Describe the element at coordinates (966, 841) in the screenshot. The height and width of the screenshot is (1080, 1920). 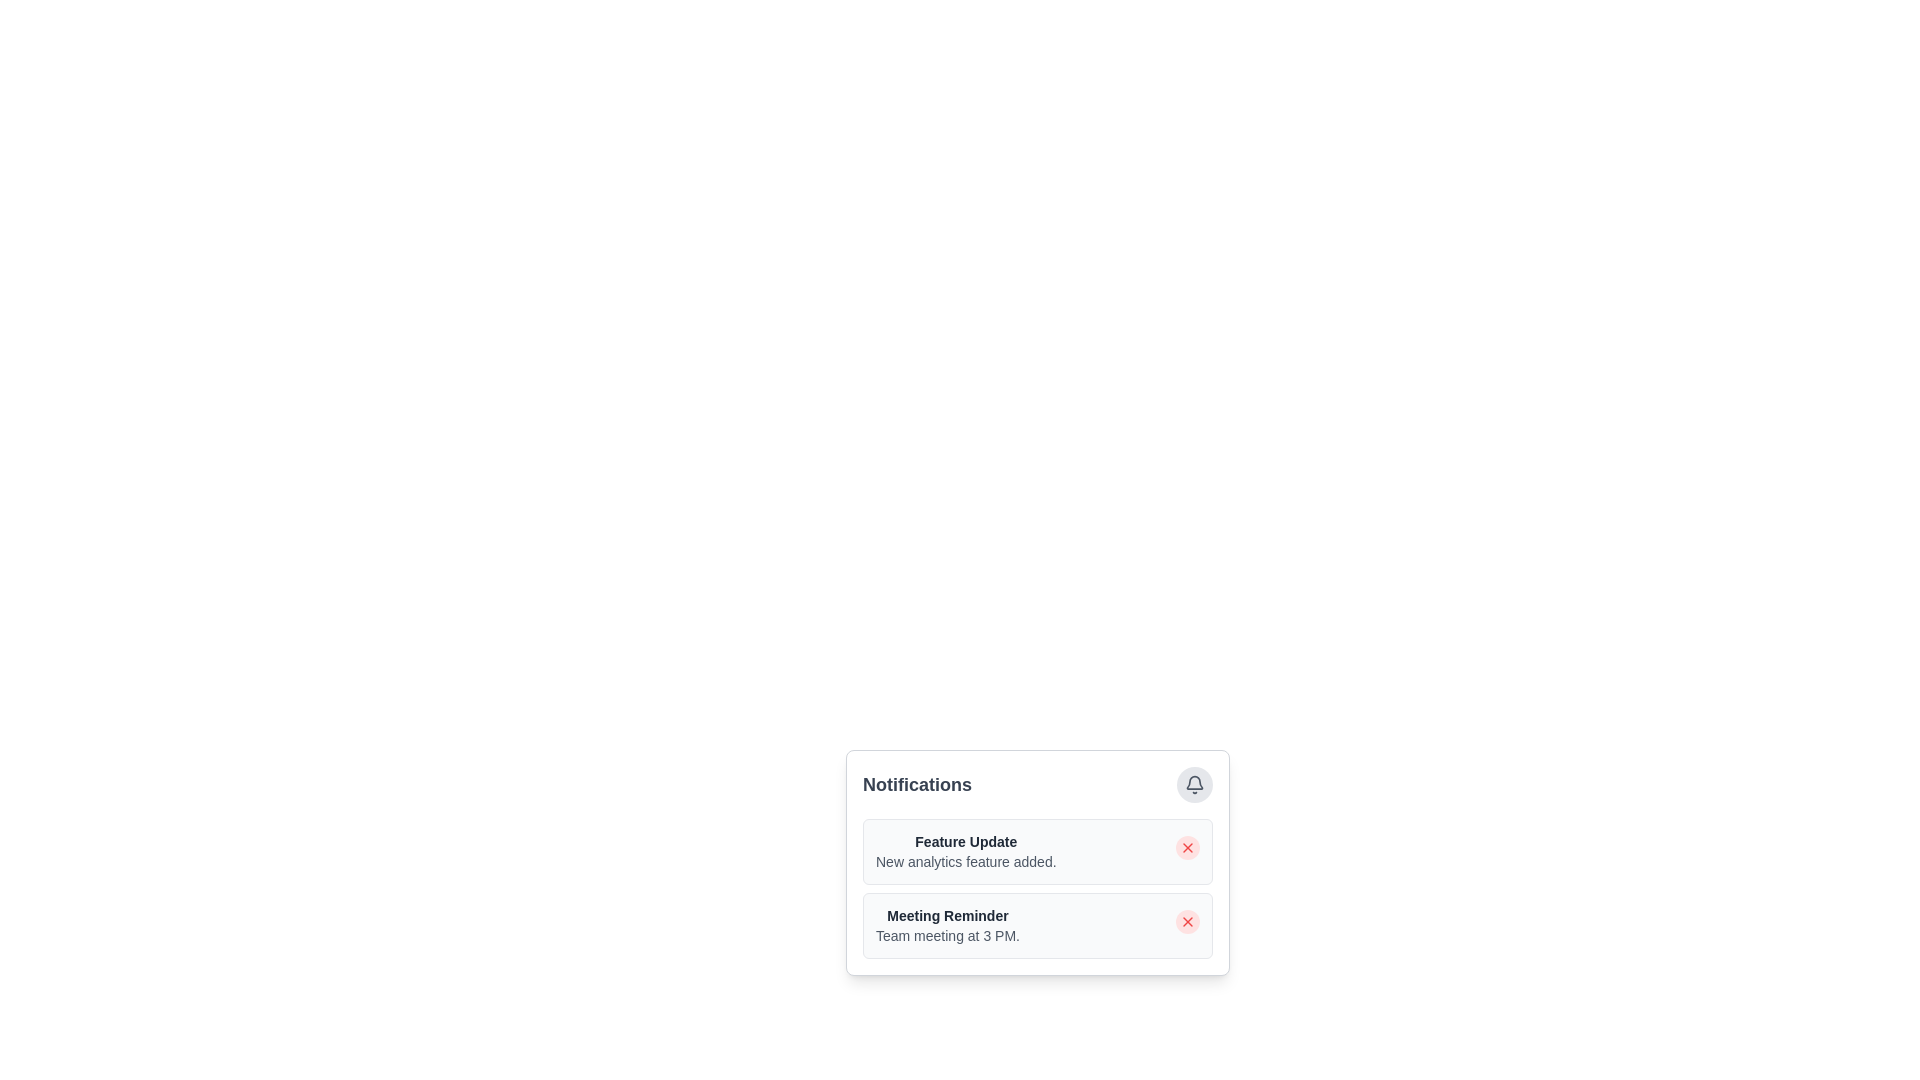
I see `title text of the notification, which serves as a descriptor of the message content, located at the center of the Text label in the lower right area of the interface` at that location.